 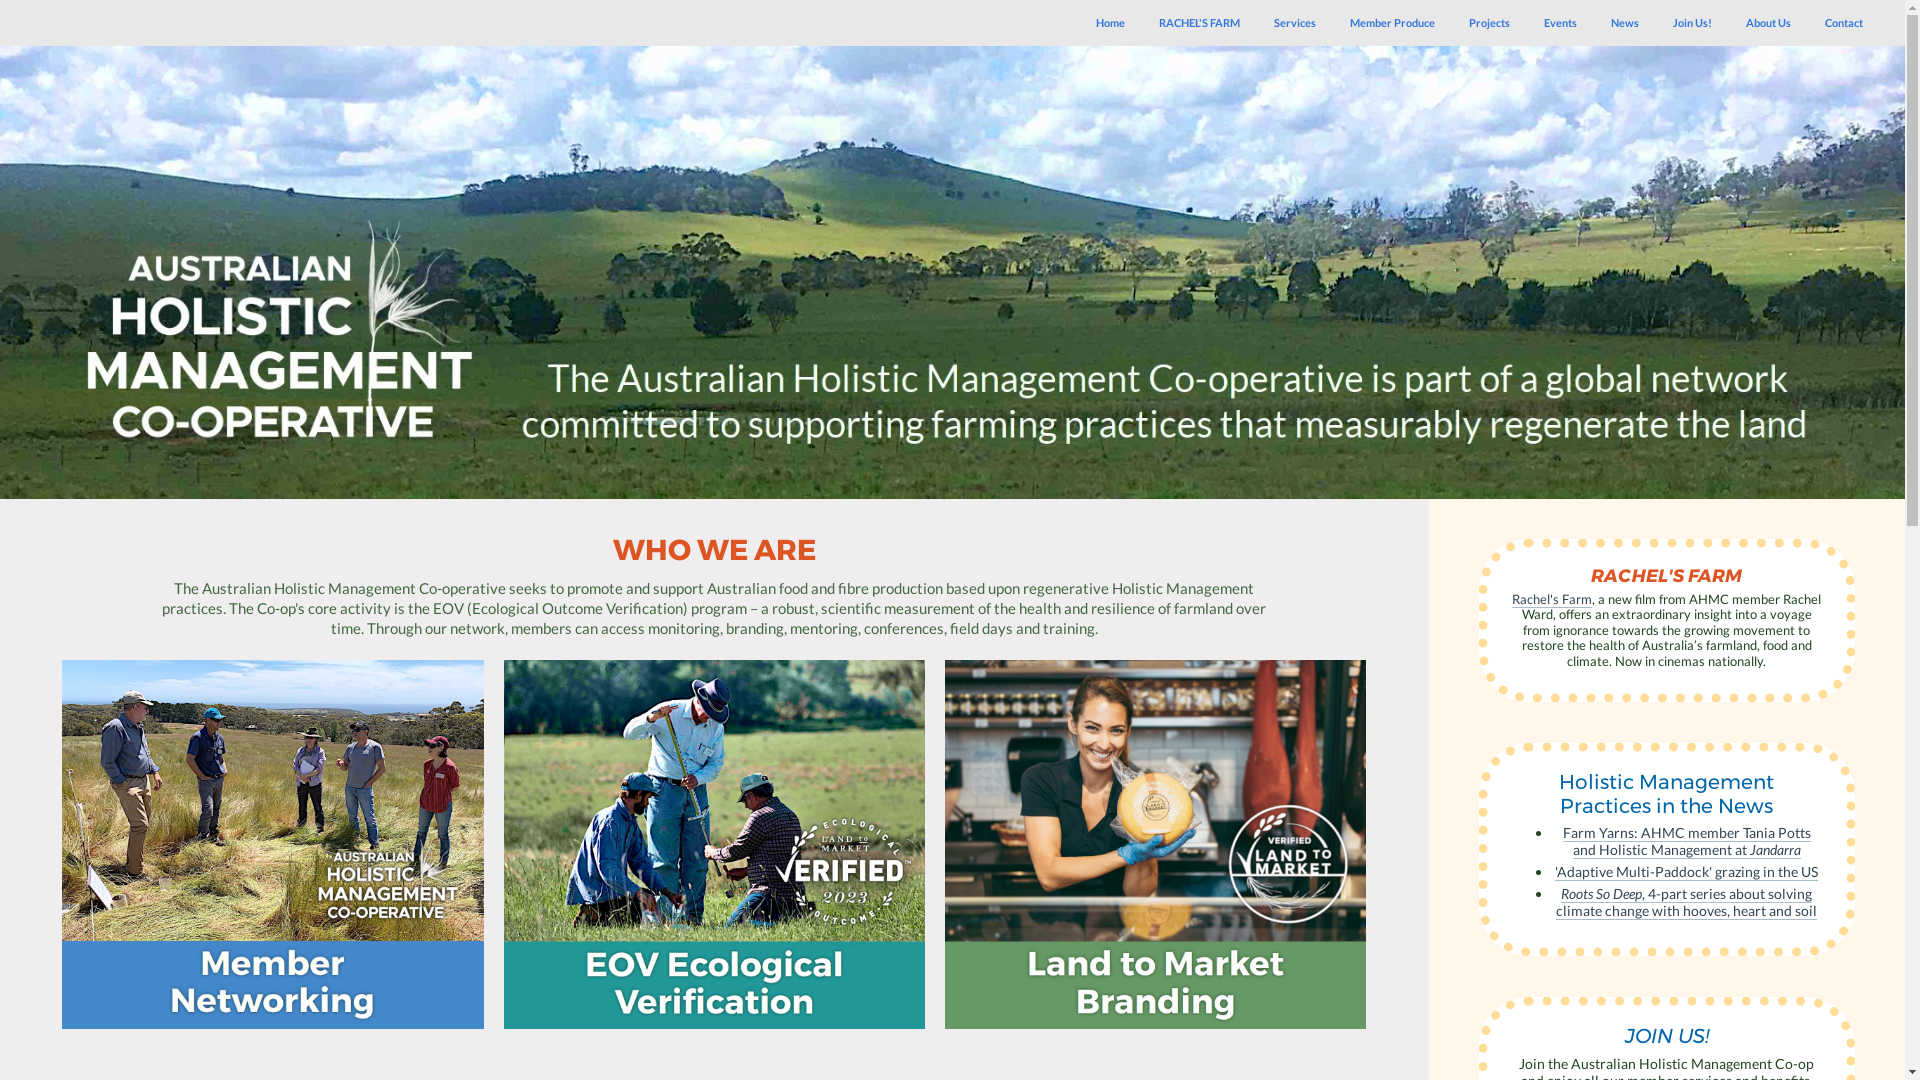 What do you see at coordinates (1685, 870) in the screenshot?
I see `''Adaptive Multi-Paddock' grazing in the US'` at bounding box center [1685, 870].